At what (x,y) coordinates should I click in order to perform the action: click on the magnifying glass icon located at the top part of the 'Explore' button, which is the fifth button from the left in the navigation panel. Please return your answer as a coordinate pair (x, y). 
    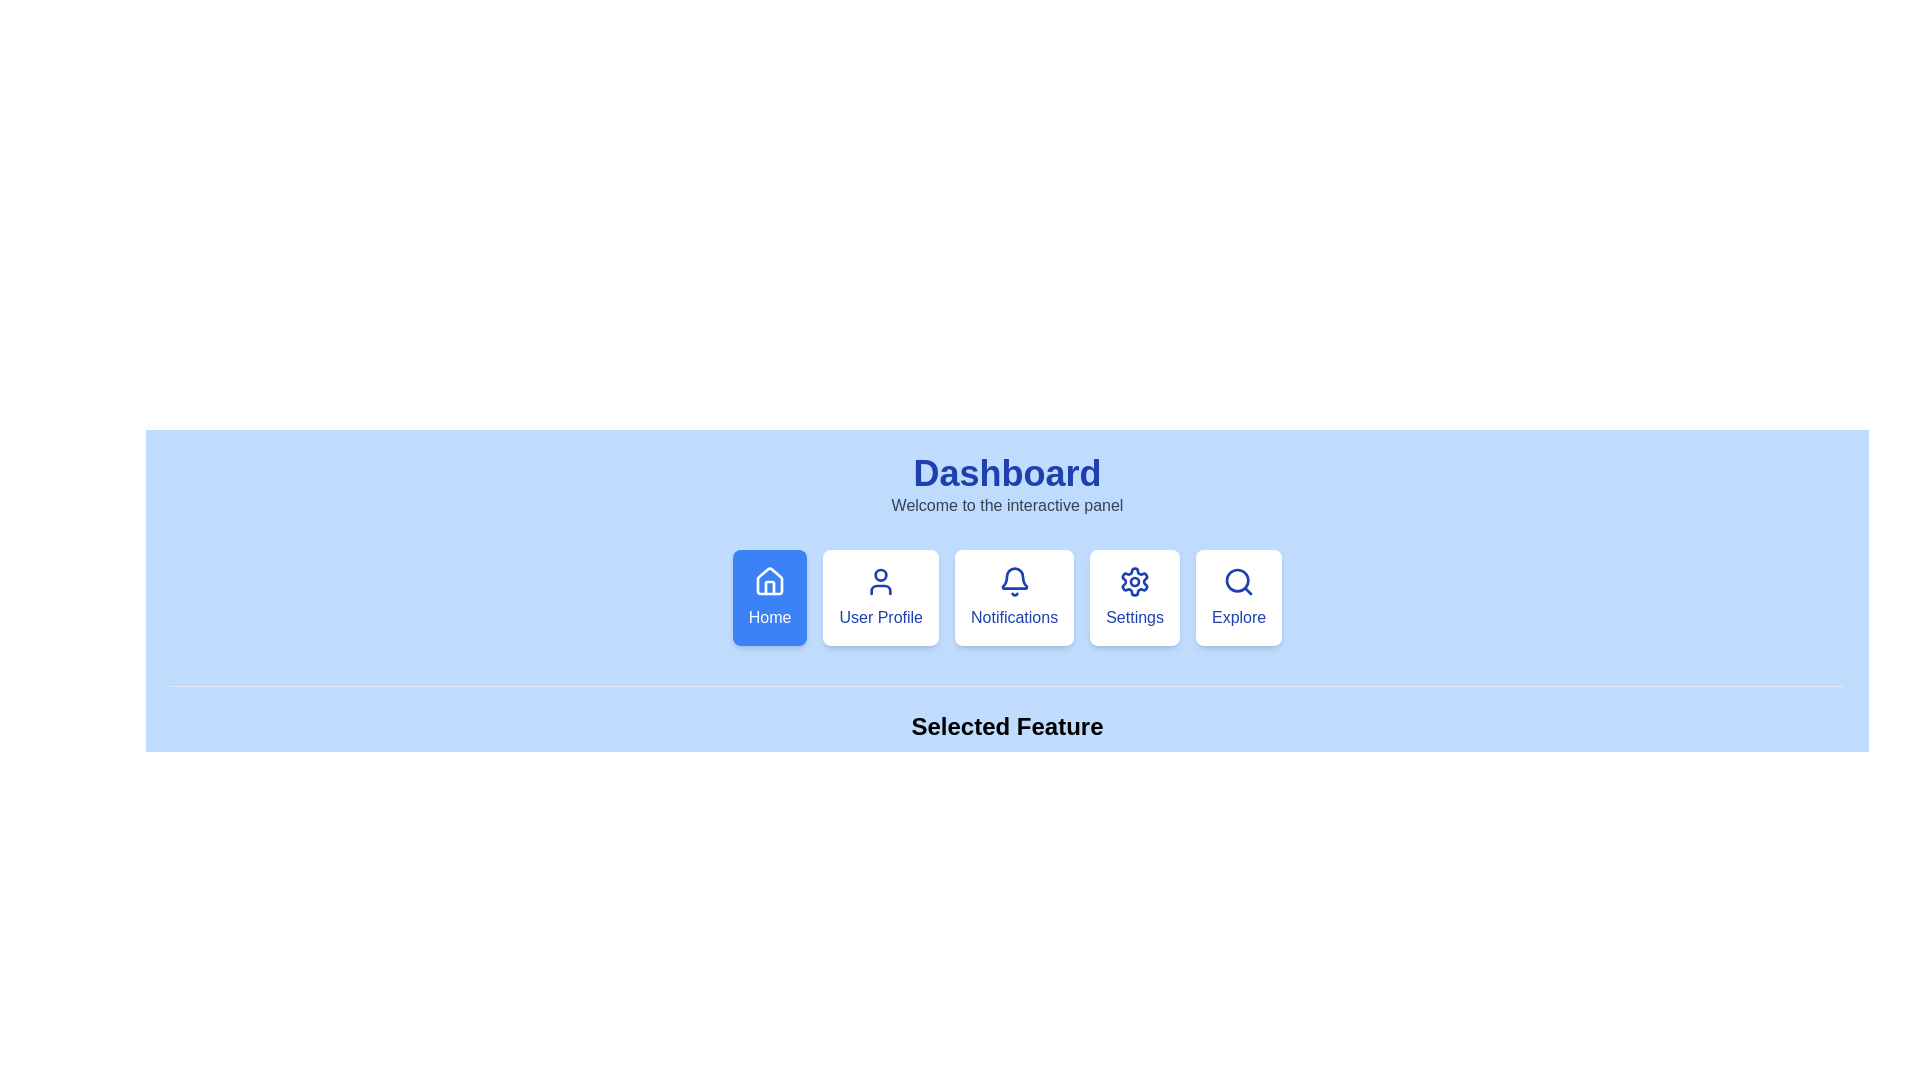
    Looking at the image, I should click on (1238, 582).